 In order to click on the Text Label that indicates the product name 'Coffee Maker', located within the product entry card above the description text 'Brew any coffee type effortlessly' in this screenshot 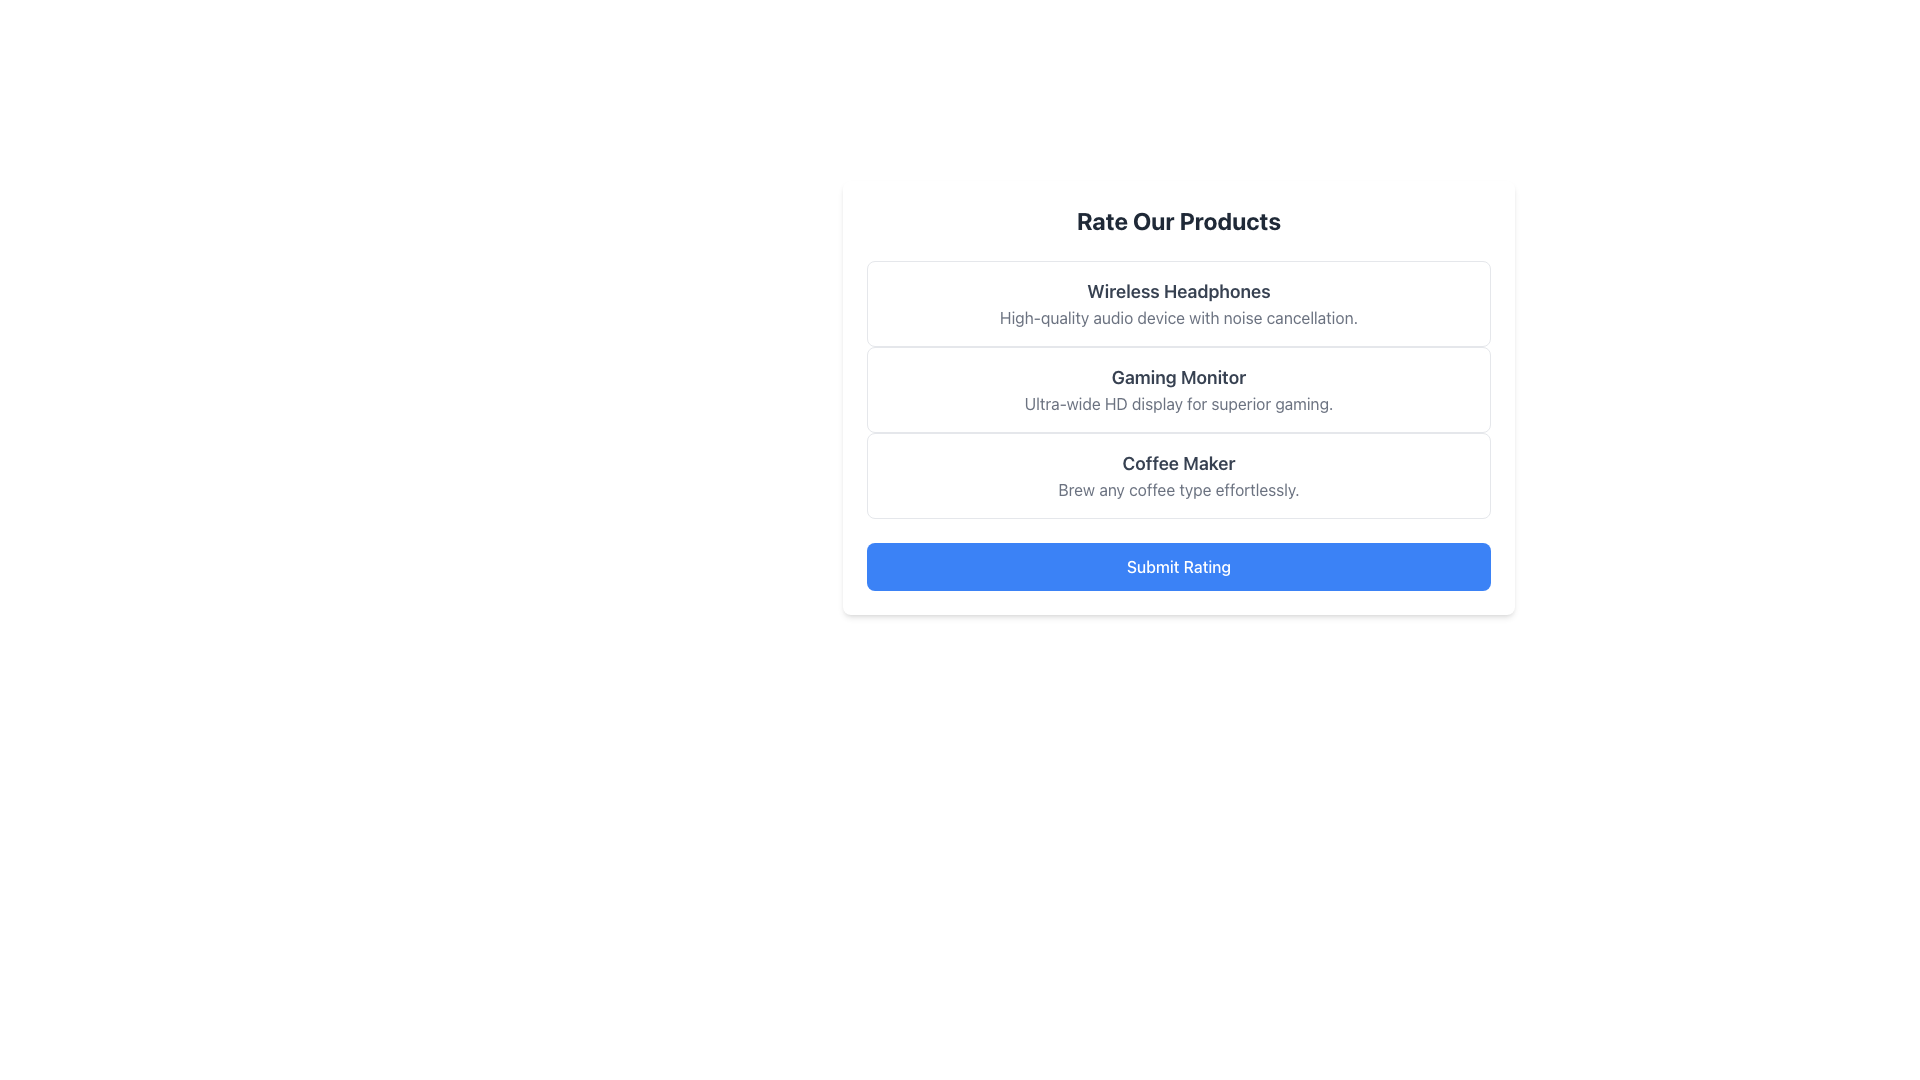, I will do `click(1179, 463)`.